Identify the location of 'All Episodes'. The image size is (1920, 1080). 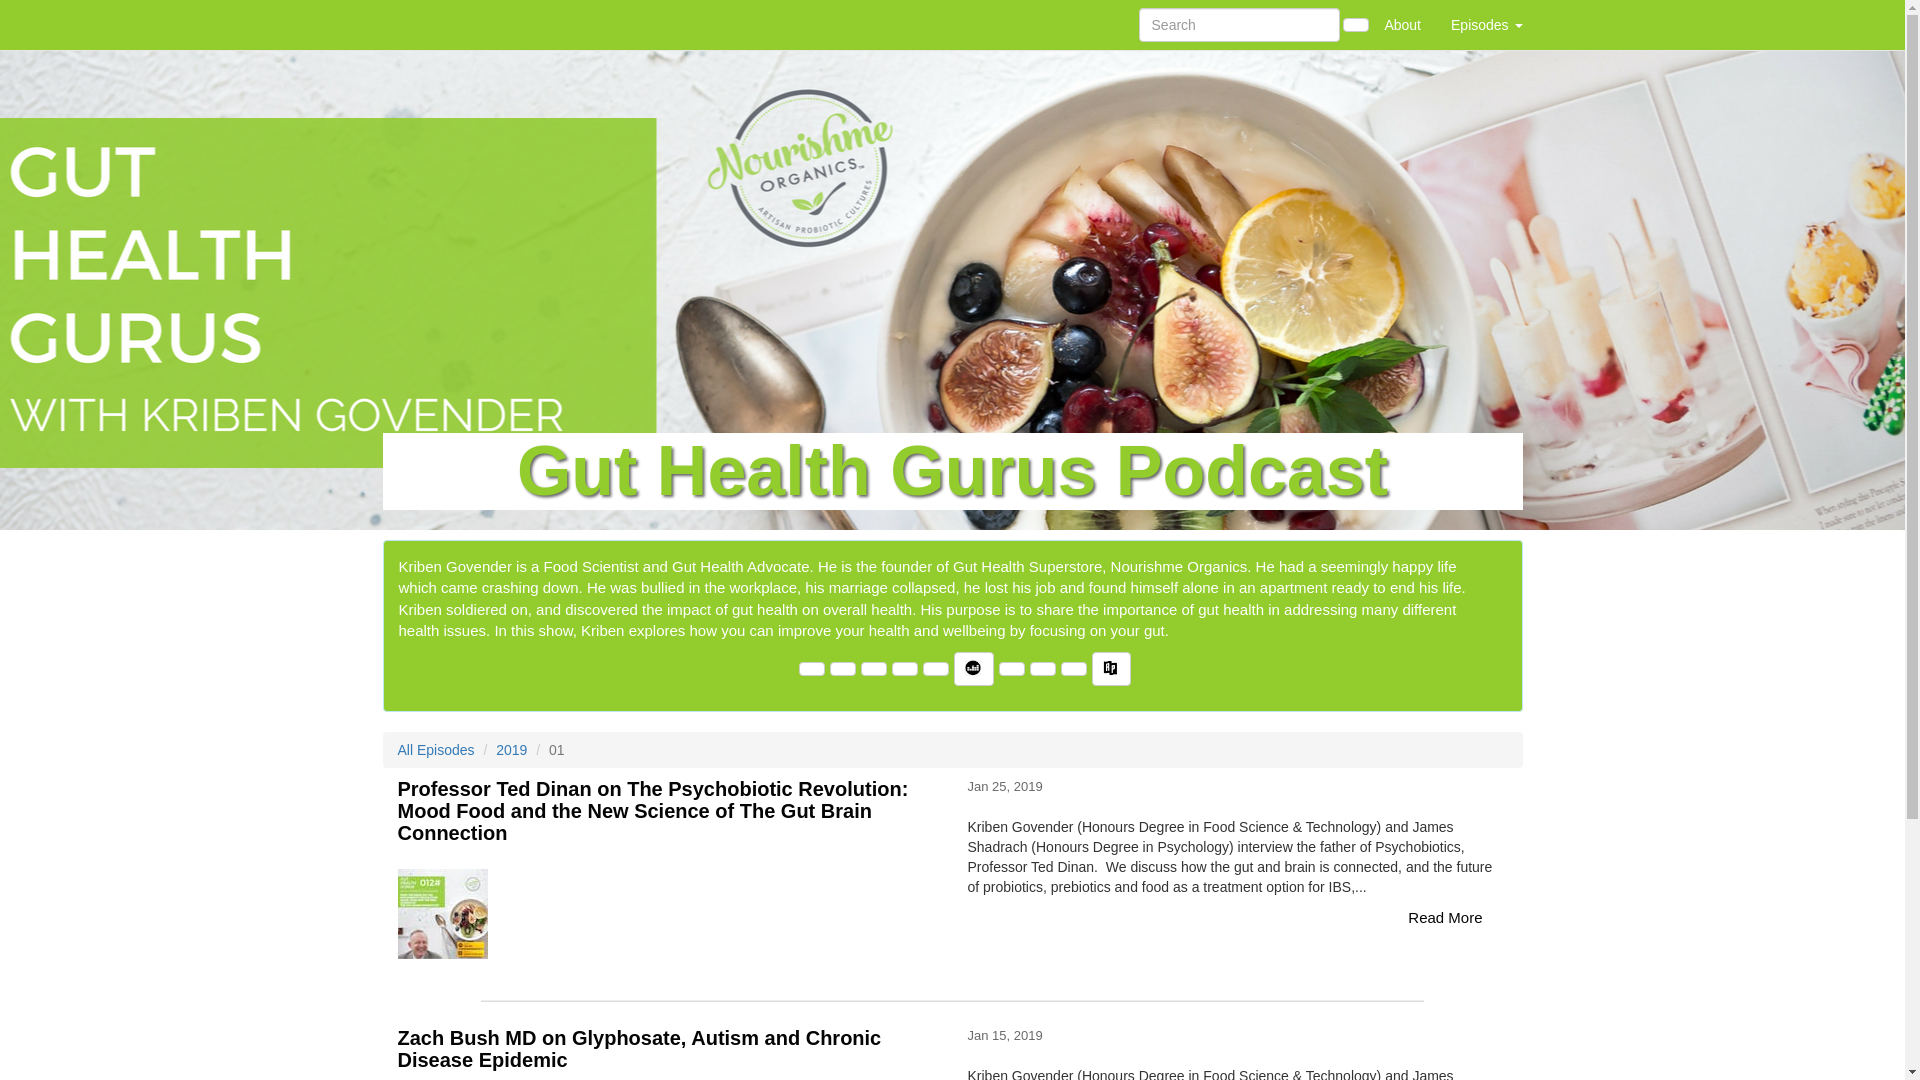
(435, 749).